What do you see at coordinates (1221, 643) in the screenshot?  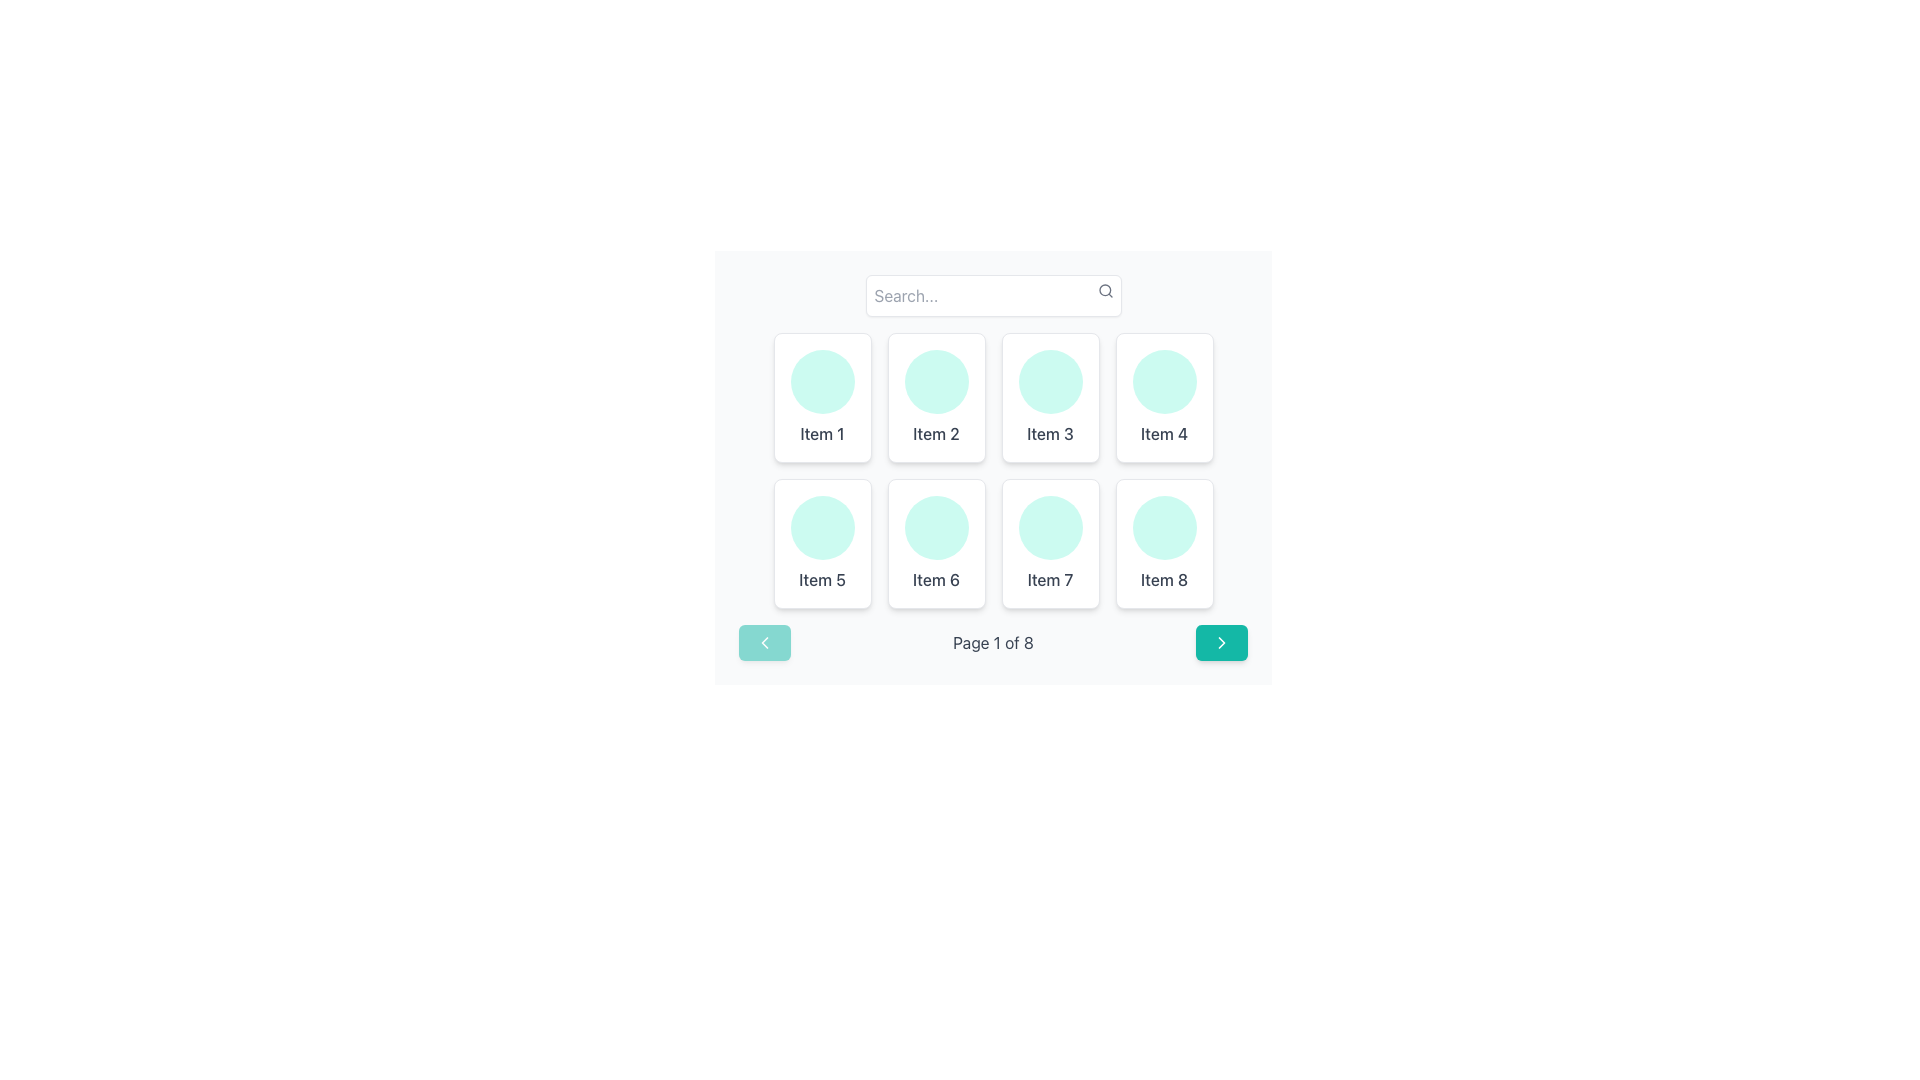 I see `the navigation icon located within the right navigational button at the bottom right corner of the interface` at bounding box center [1221, 643].